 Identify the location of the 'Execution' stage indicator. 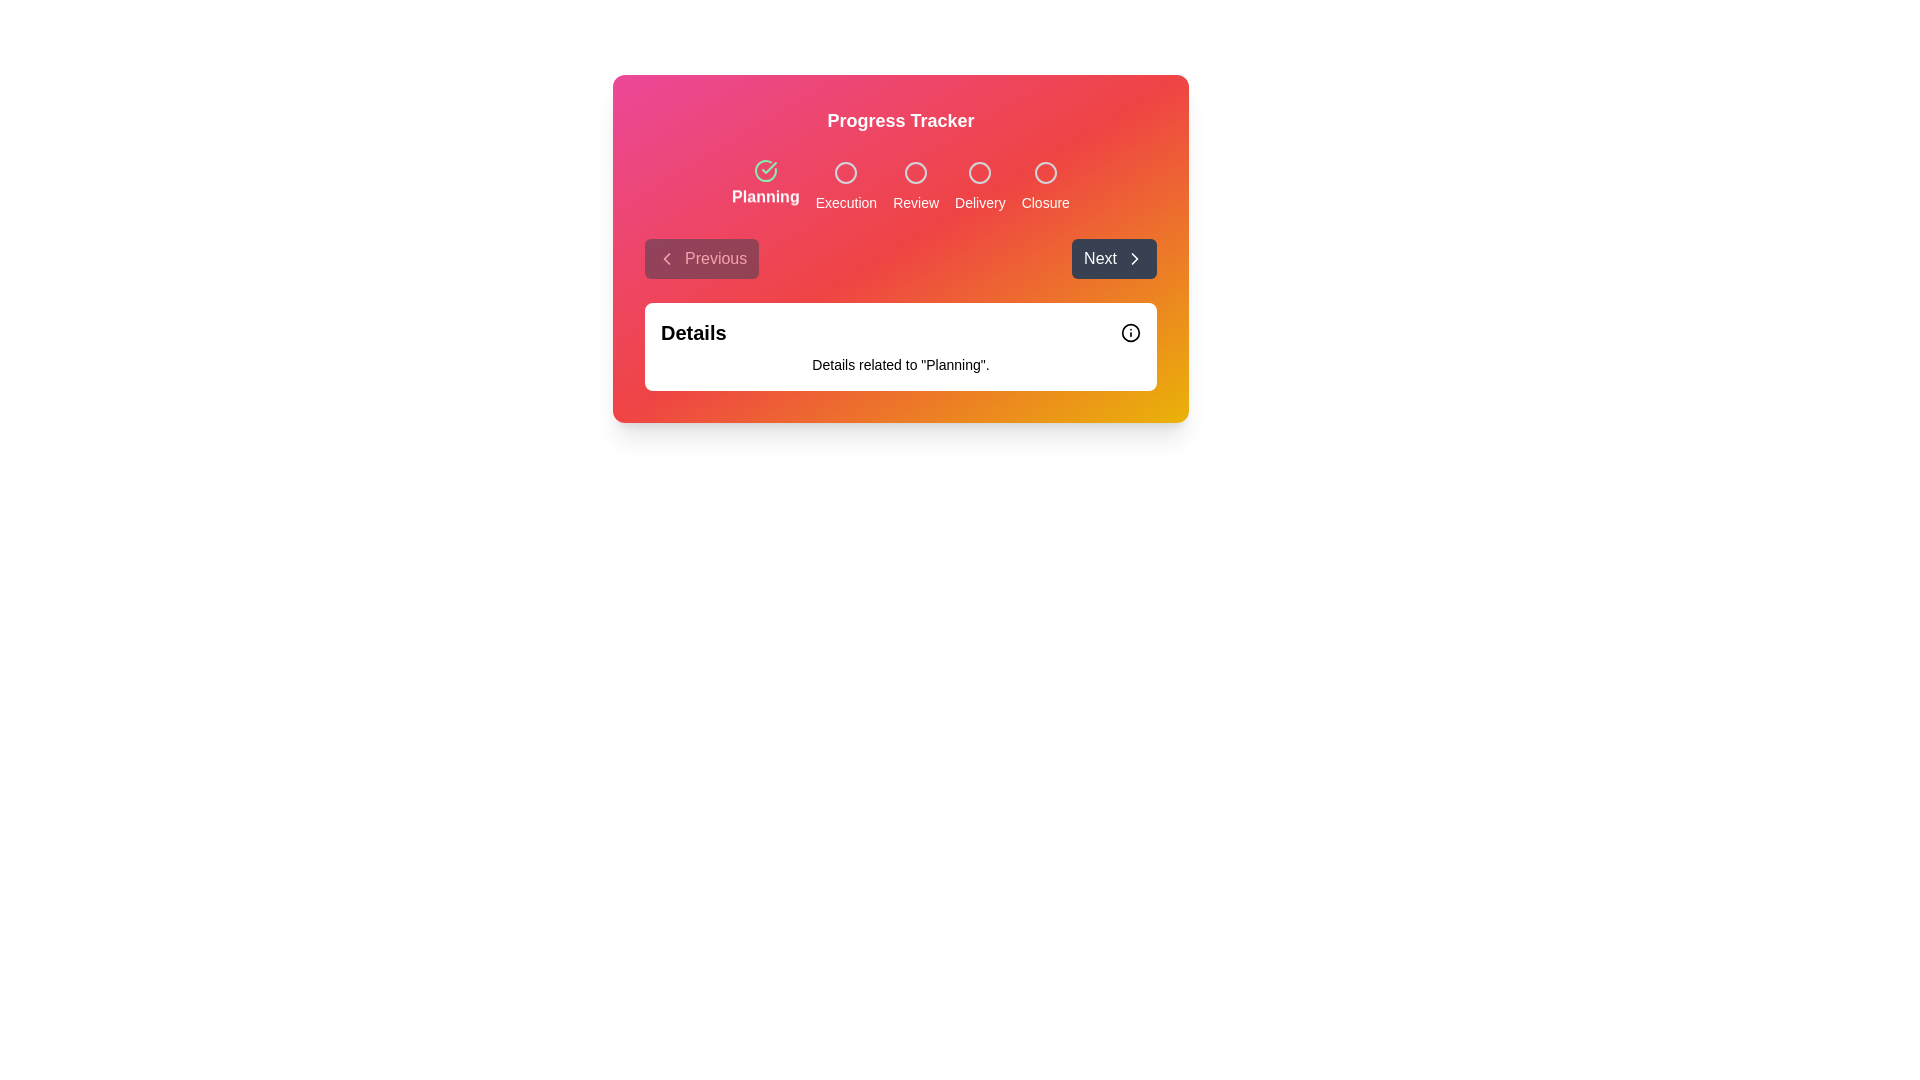
(846, 186).